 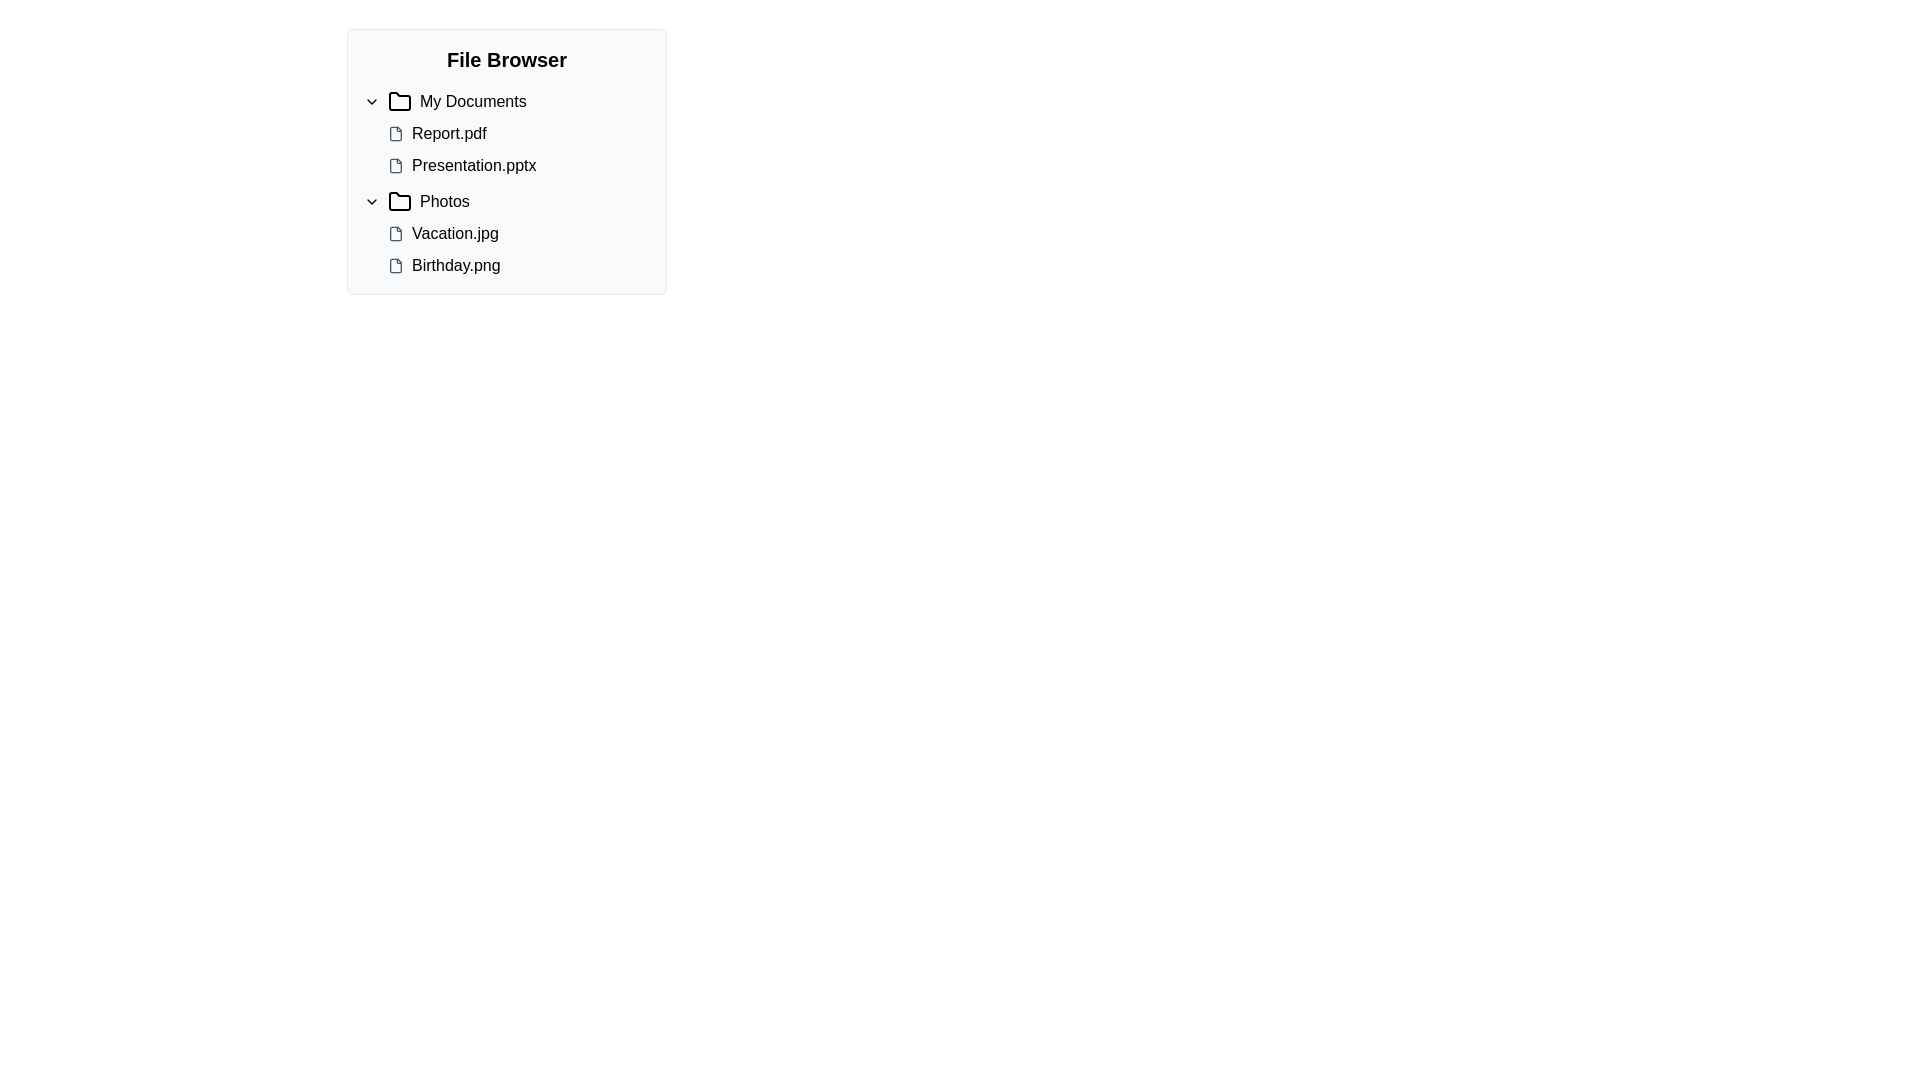 I want to click on the file icon representing 'Vacation.jpg', so click(x=395, y=233).